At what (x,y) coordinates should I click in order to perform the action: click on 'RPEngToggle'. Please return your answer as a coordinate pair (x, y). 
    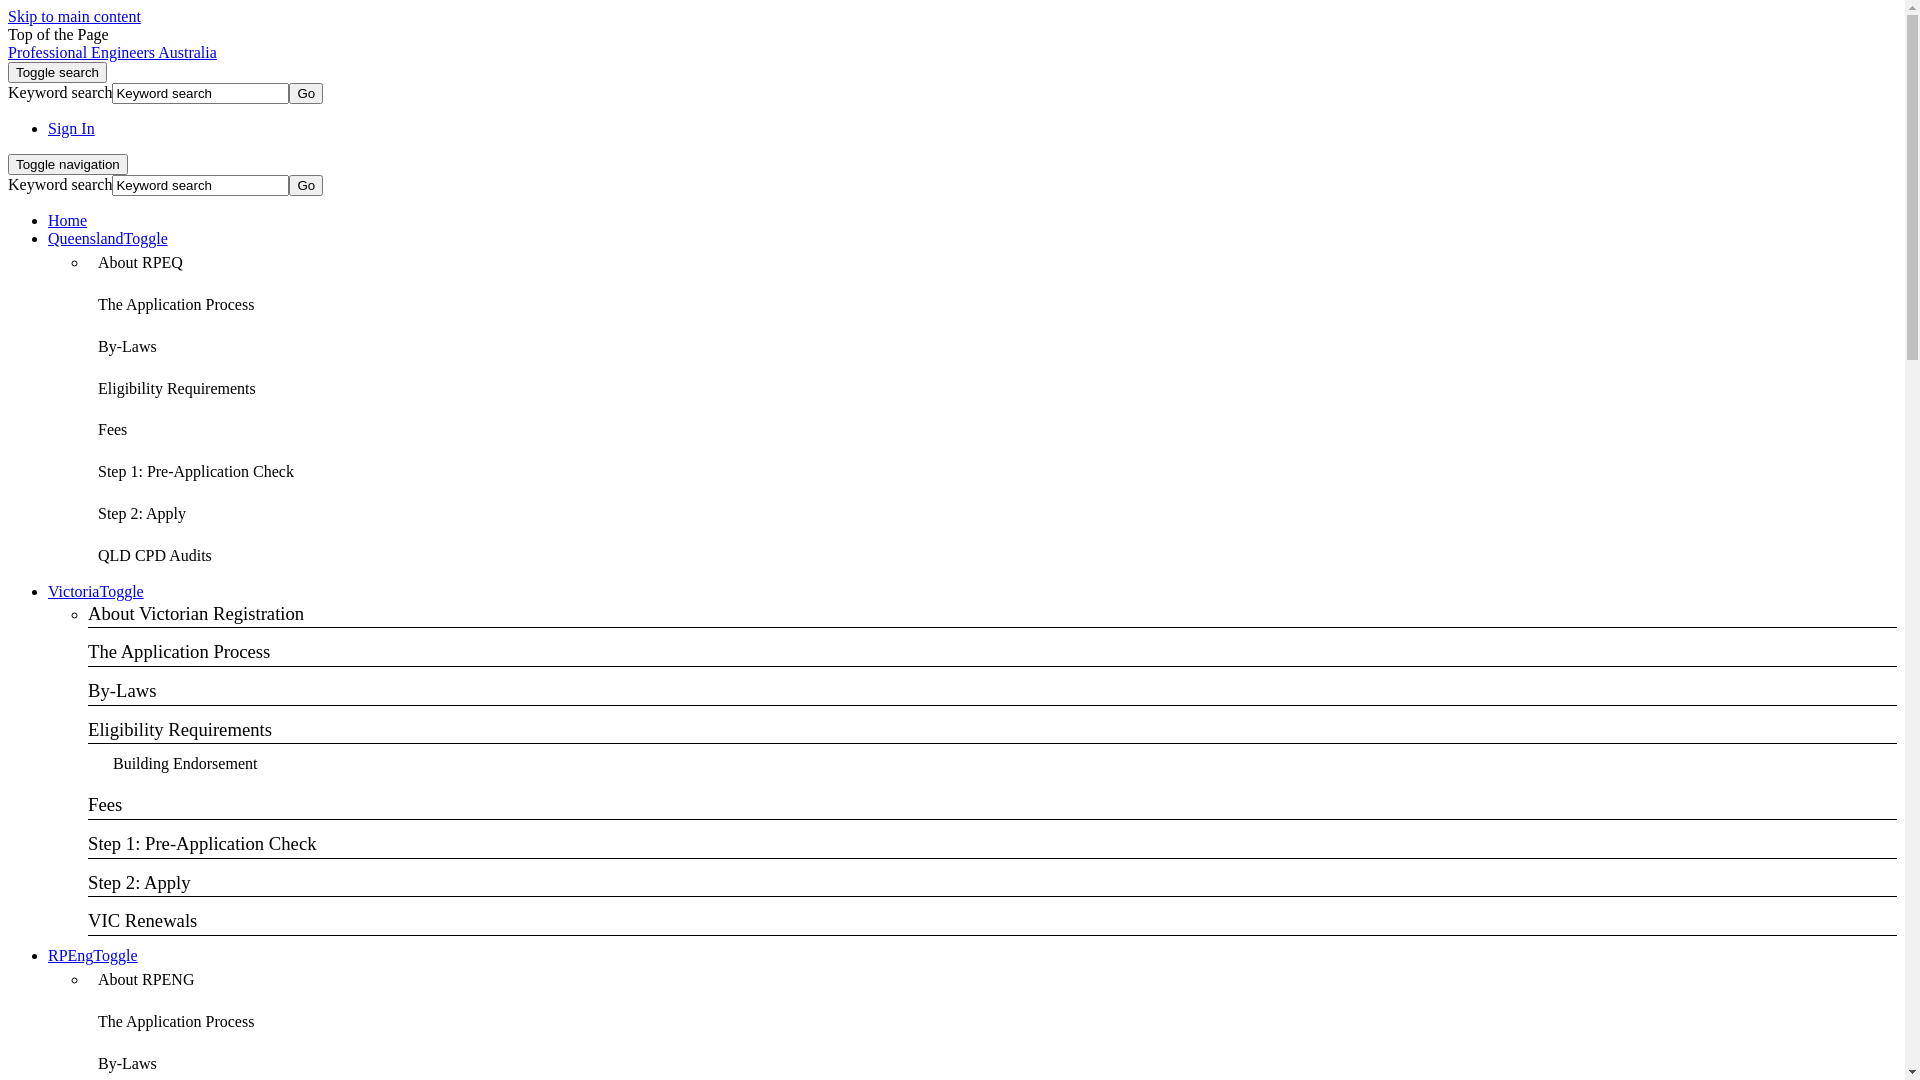
    Looking at the image, I should click on (91, 954).